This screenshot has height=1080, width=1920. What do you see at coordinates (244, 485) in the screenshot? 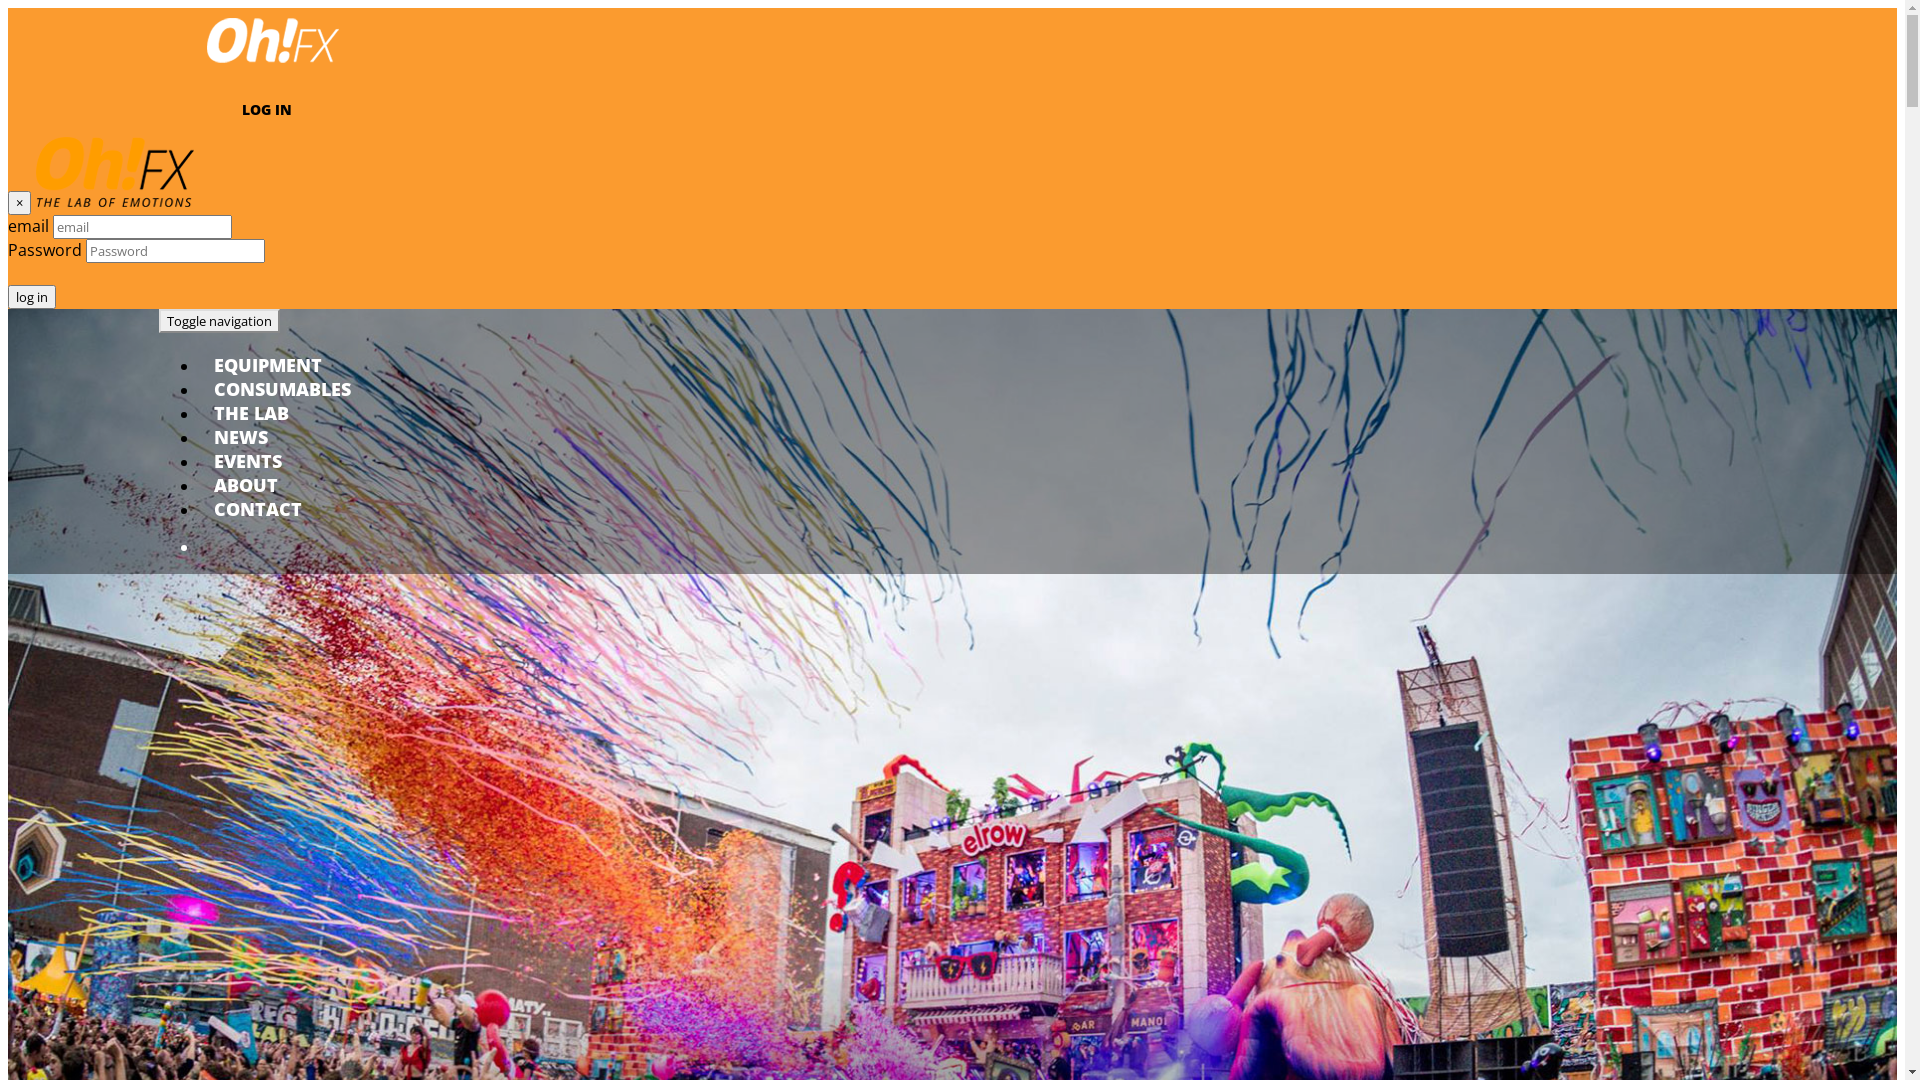
I see `'ABOUT'` at bounding box center [244, 485].